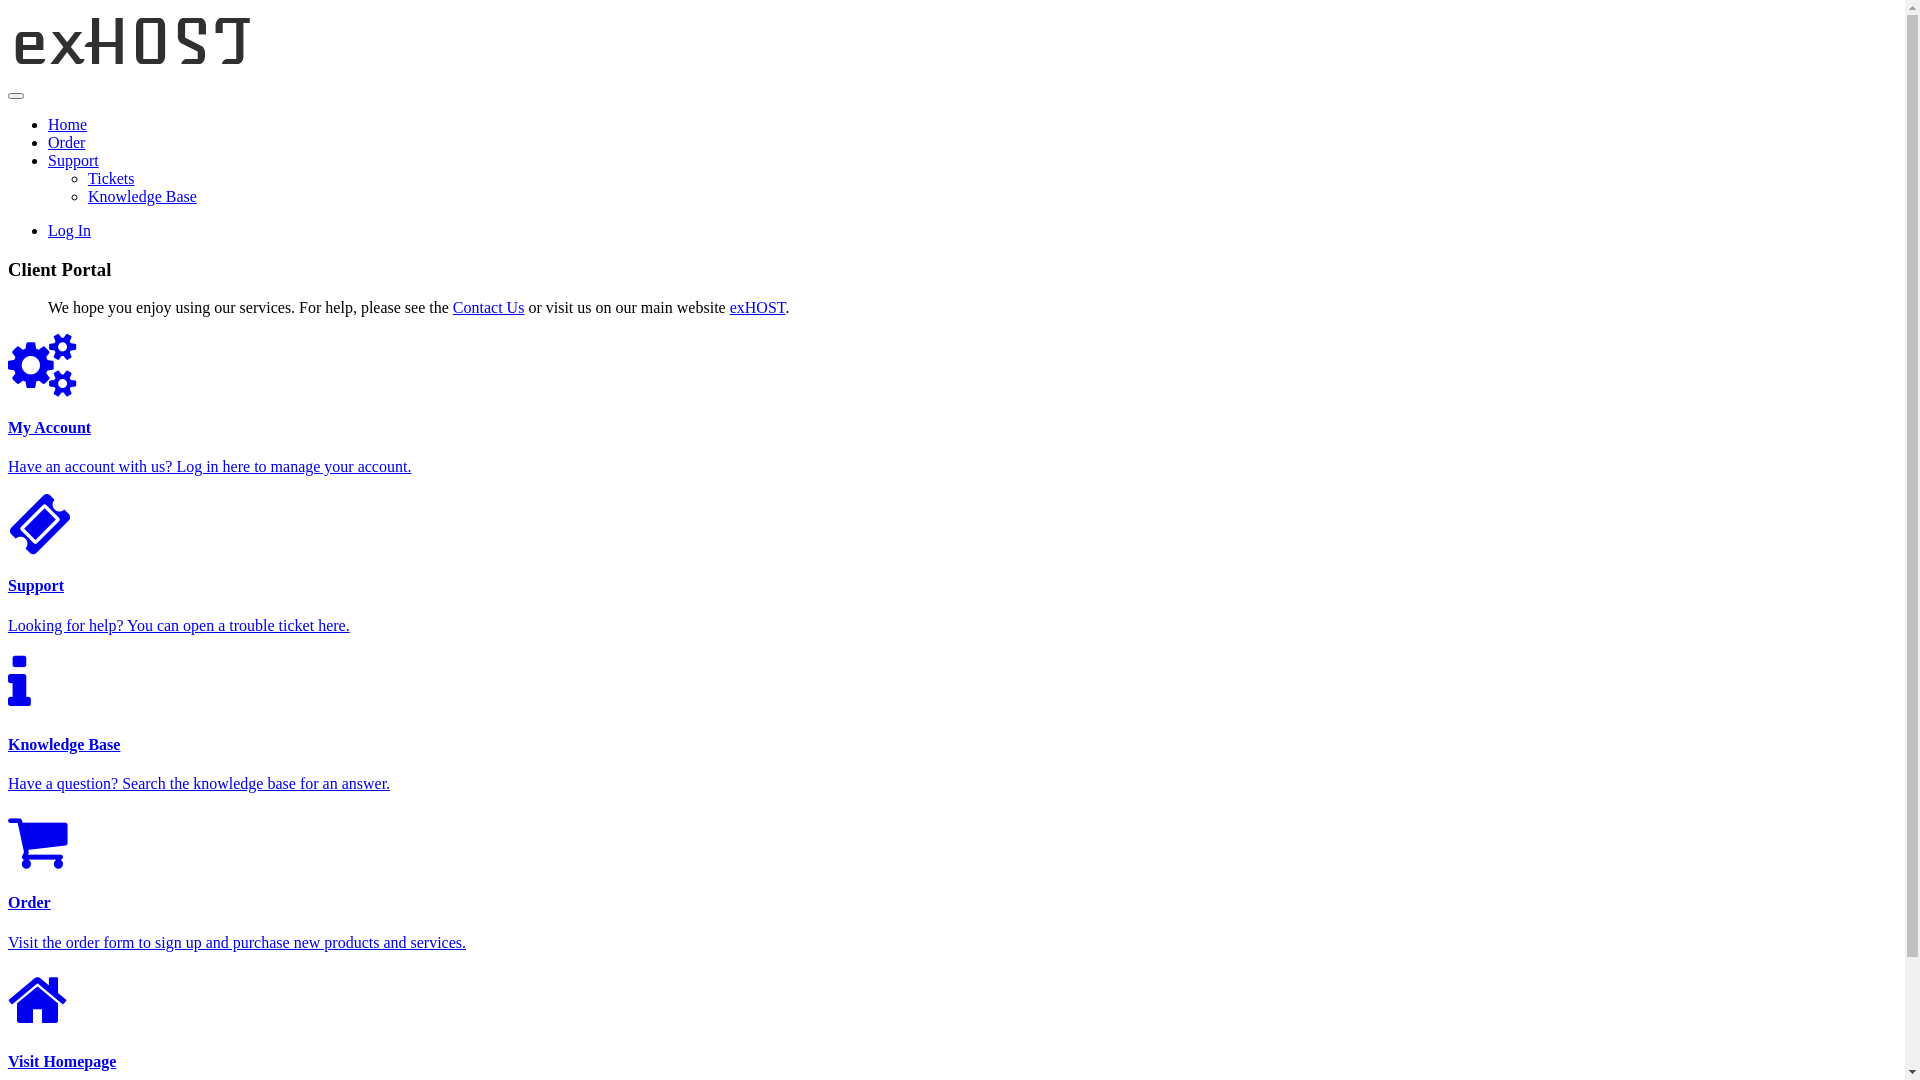 The width and height of the screenshot is (1920, 1080). What do you see at coordinates (48, 229) in the screenshot?
I see `'Log In'` at bounding box center [48, 229].